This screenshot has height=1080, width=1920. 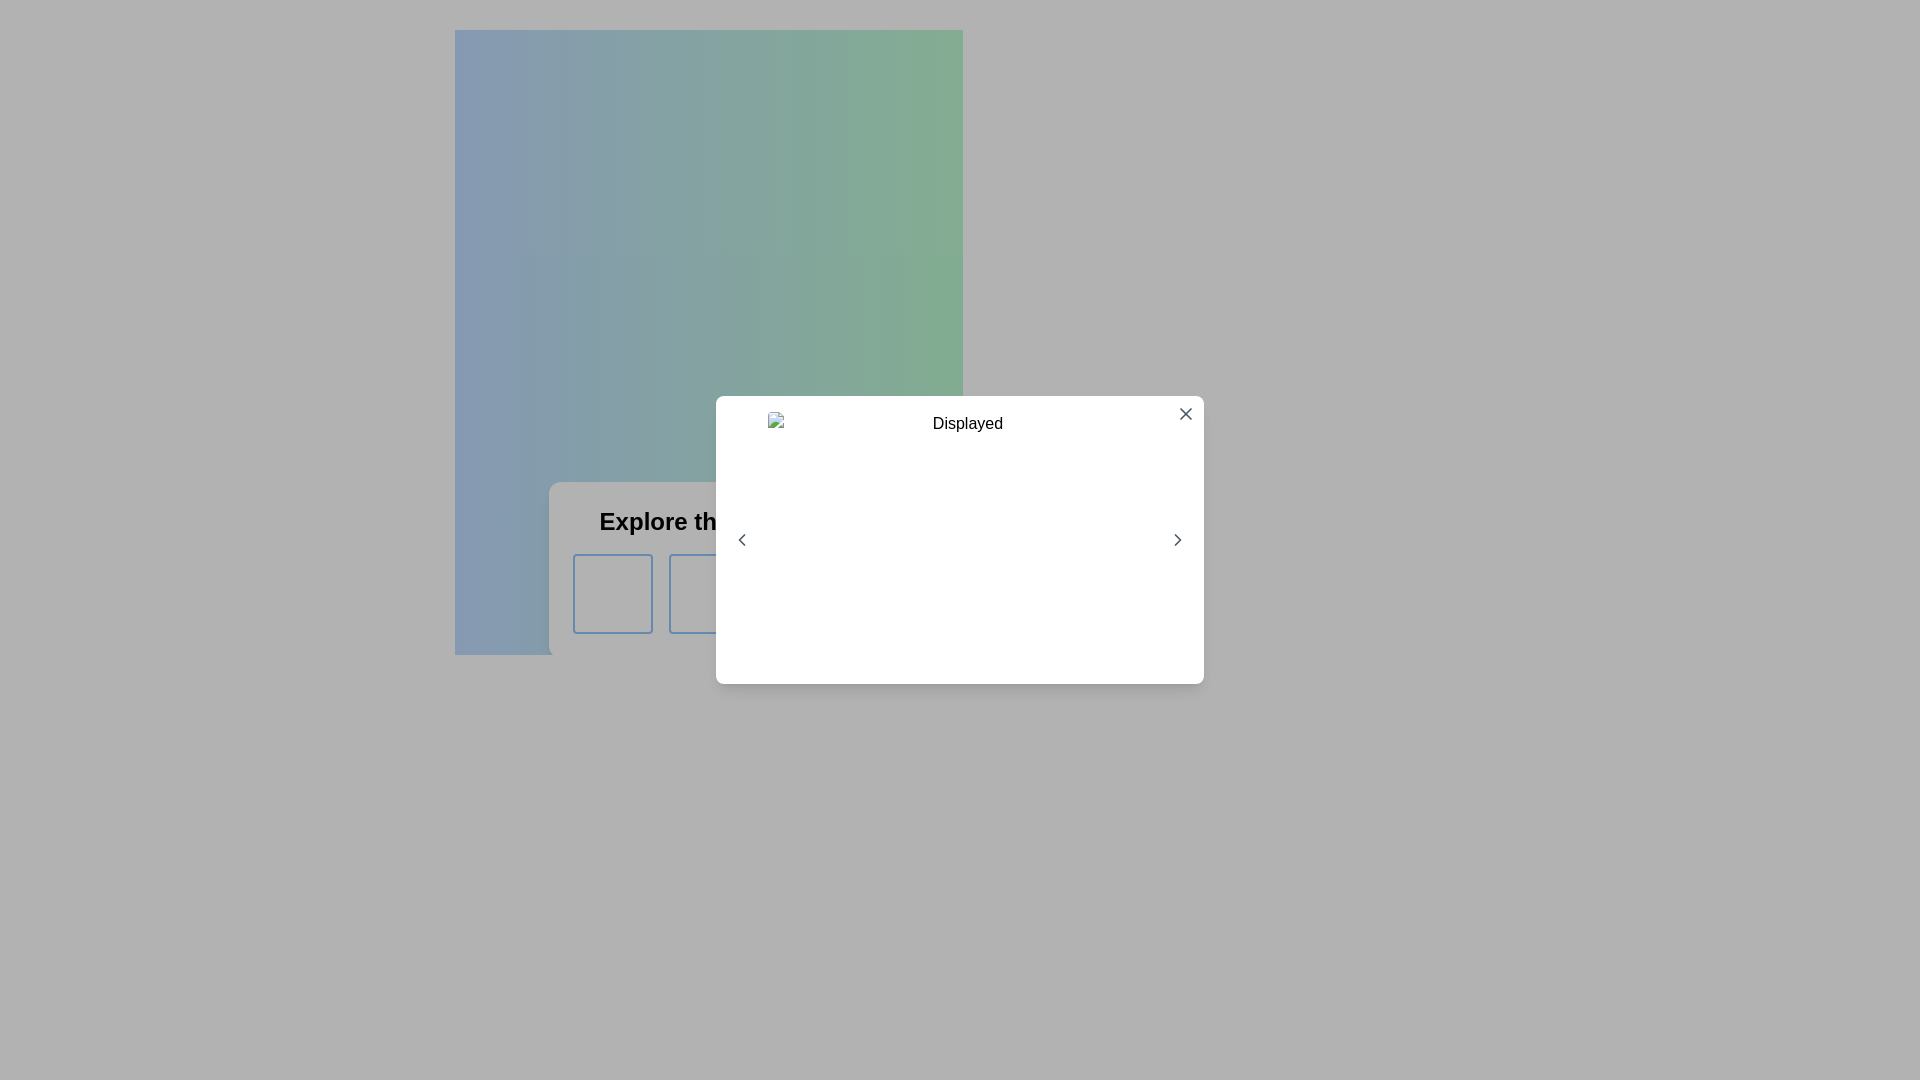 What do you see at coordinates (1177, 540) in the screenshot?
I see `the rightward-pointing chevron arrow icon located in the top right quadrant of the modal dialog` at bounding box center [1177, 540].